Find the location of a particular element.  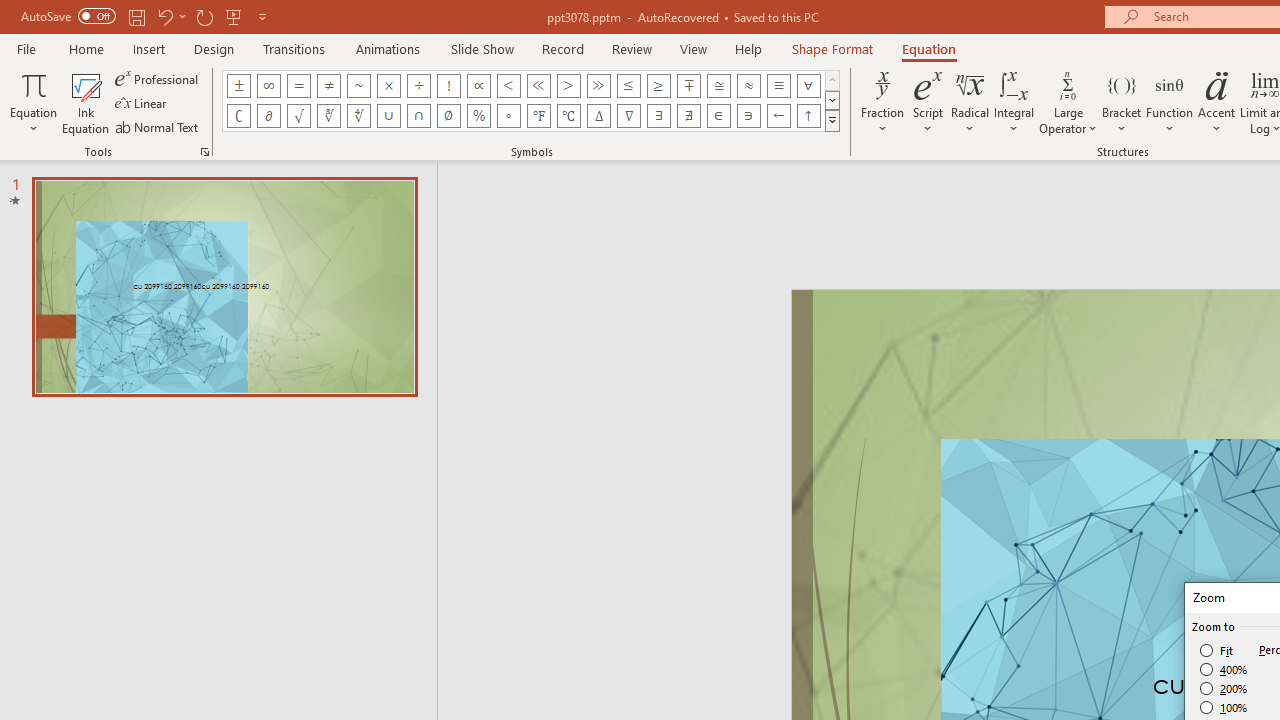

'Equation Symbol There Does Not Exist' is located at coordinates (689, 115).